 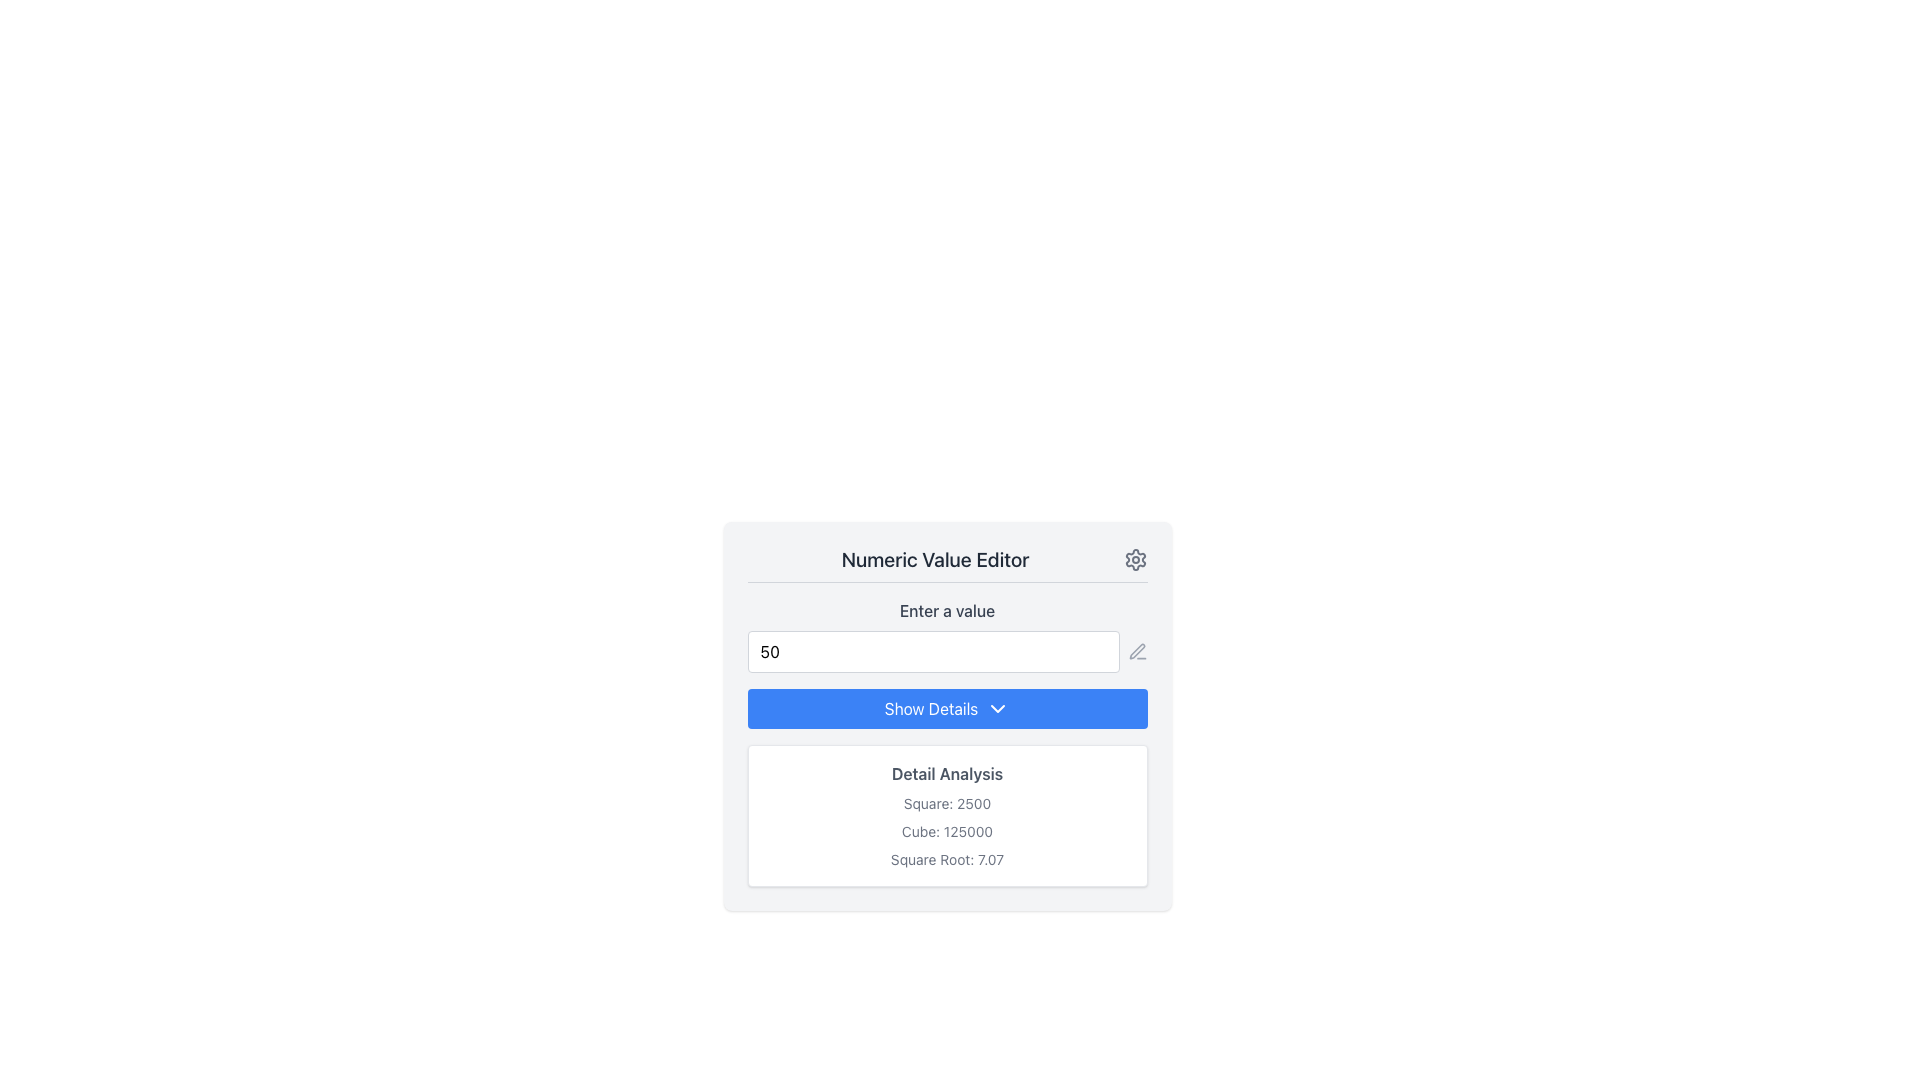 I want to click on the Text Label that reads 'Numeric Value Editor', which is styled with a bold, medium-sized font in dark gray color, prominently positioned at the top of a numeric input component, so click(x=934, y=559).